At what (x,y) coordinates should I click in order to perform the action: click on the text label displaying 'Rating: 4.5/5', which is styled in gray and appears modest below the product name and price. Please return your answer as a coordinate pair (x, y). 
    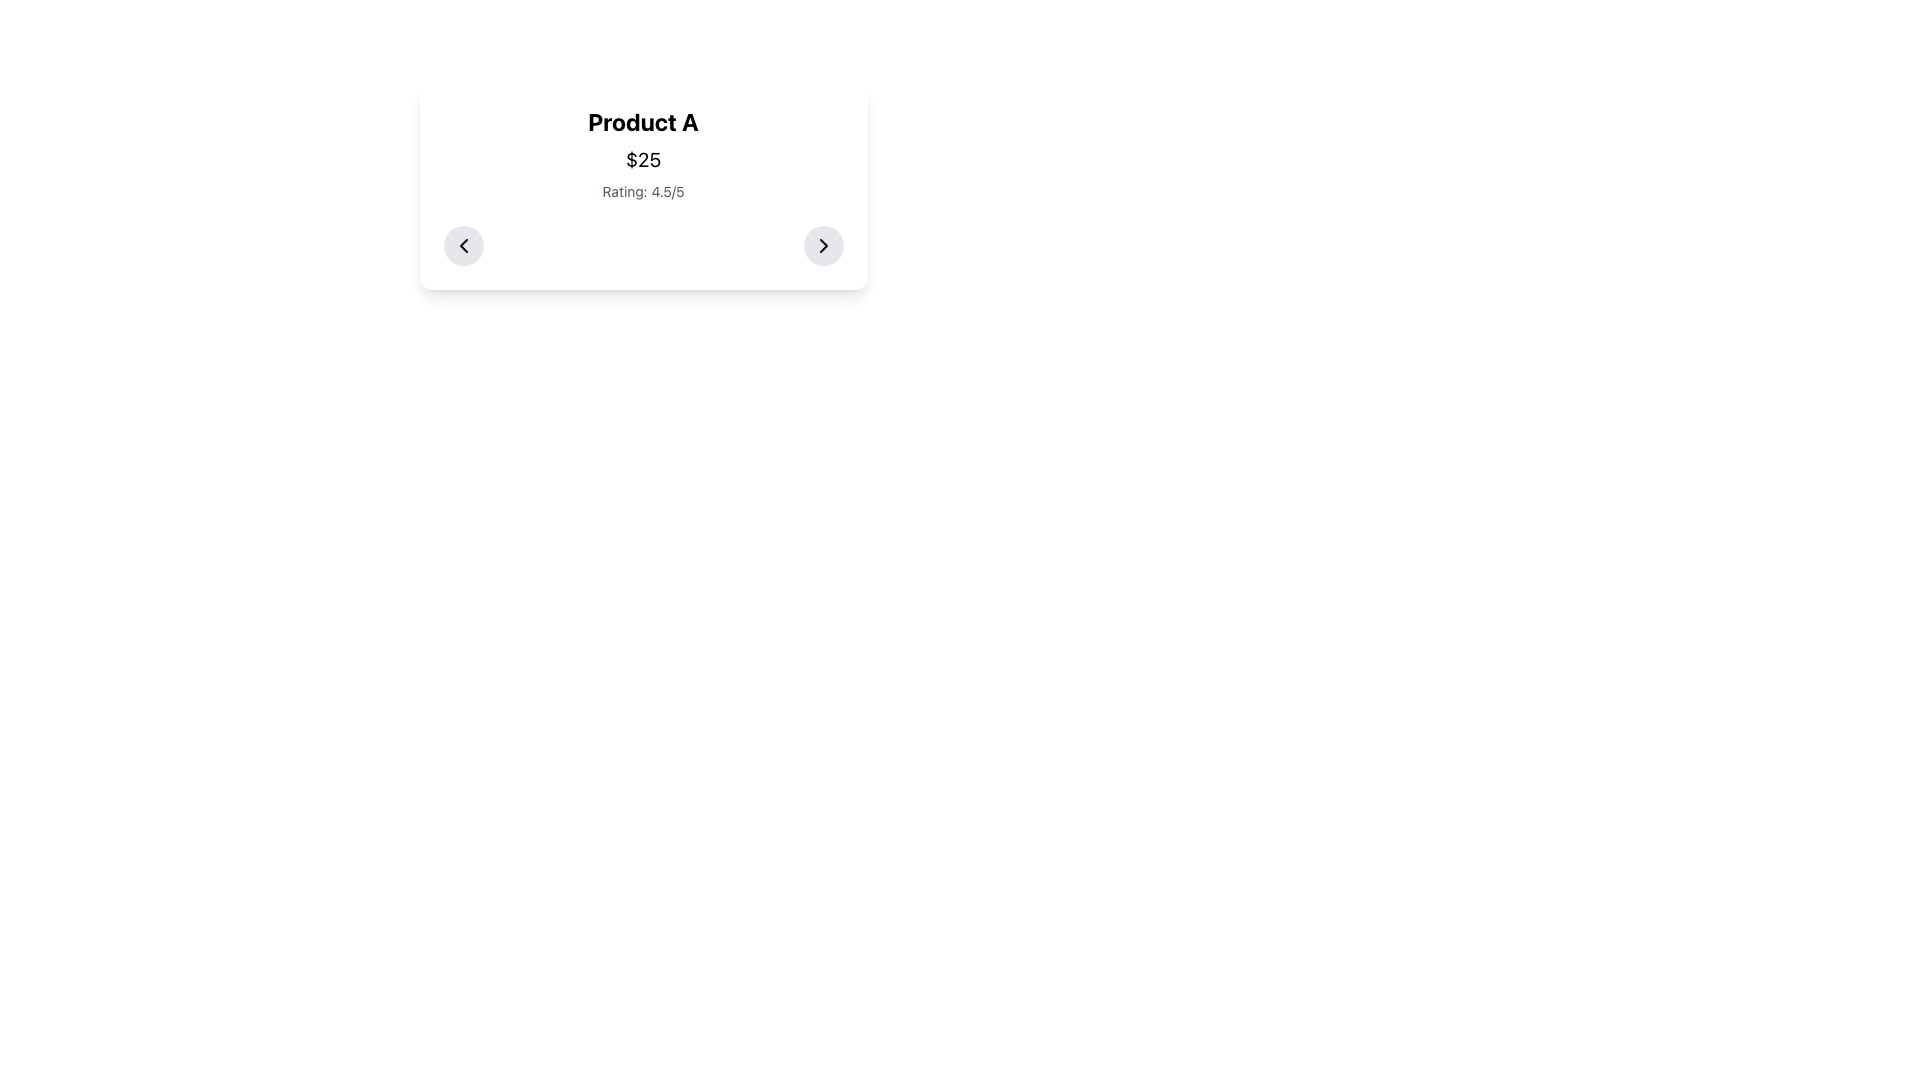
    Looking at the image, I should click on (643, 192).